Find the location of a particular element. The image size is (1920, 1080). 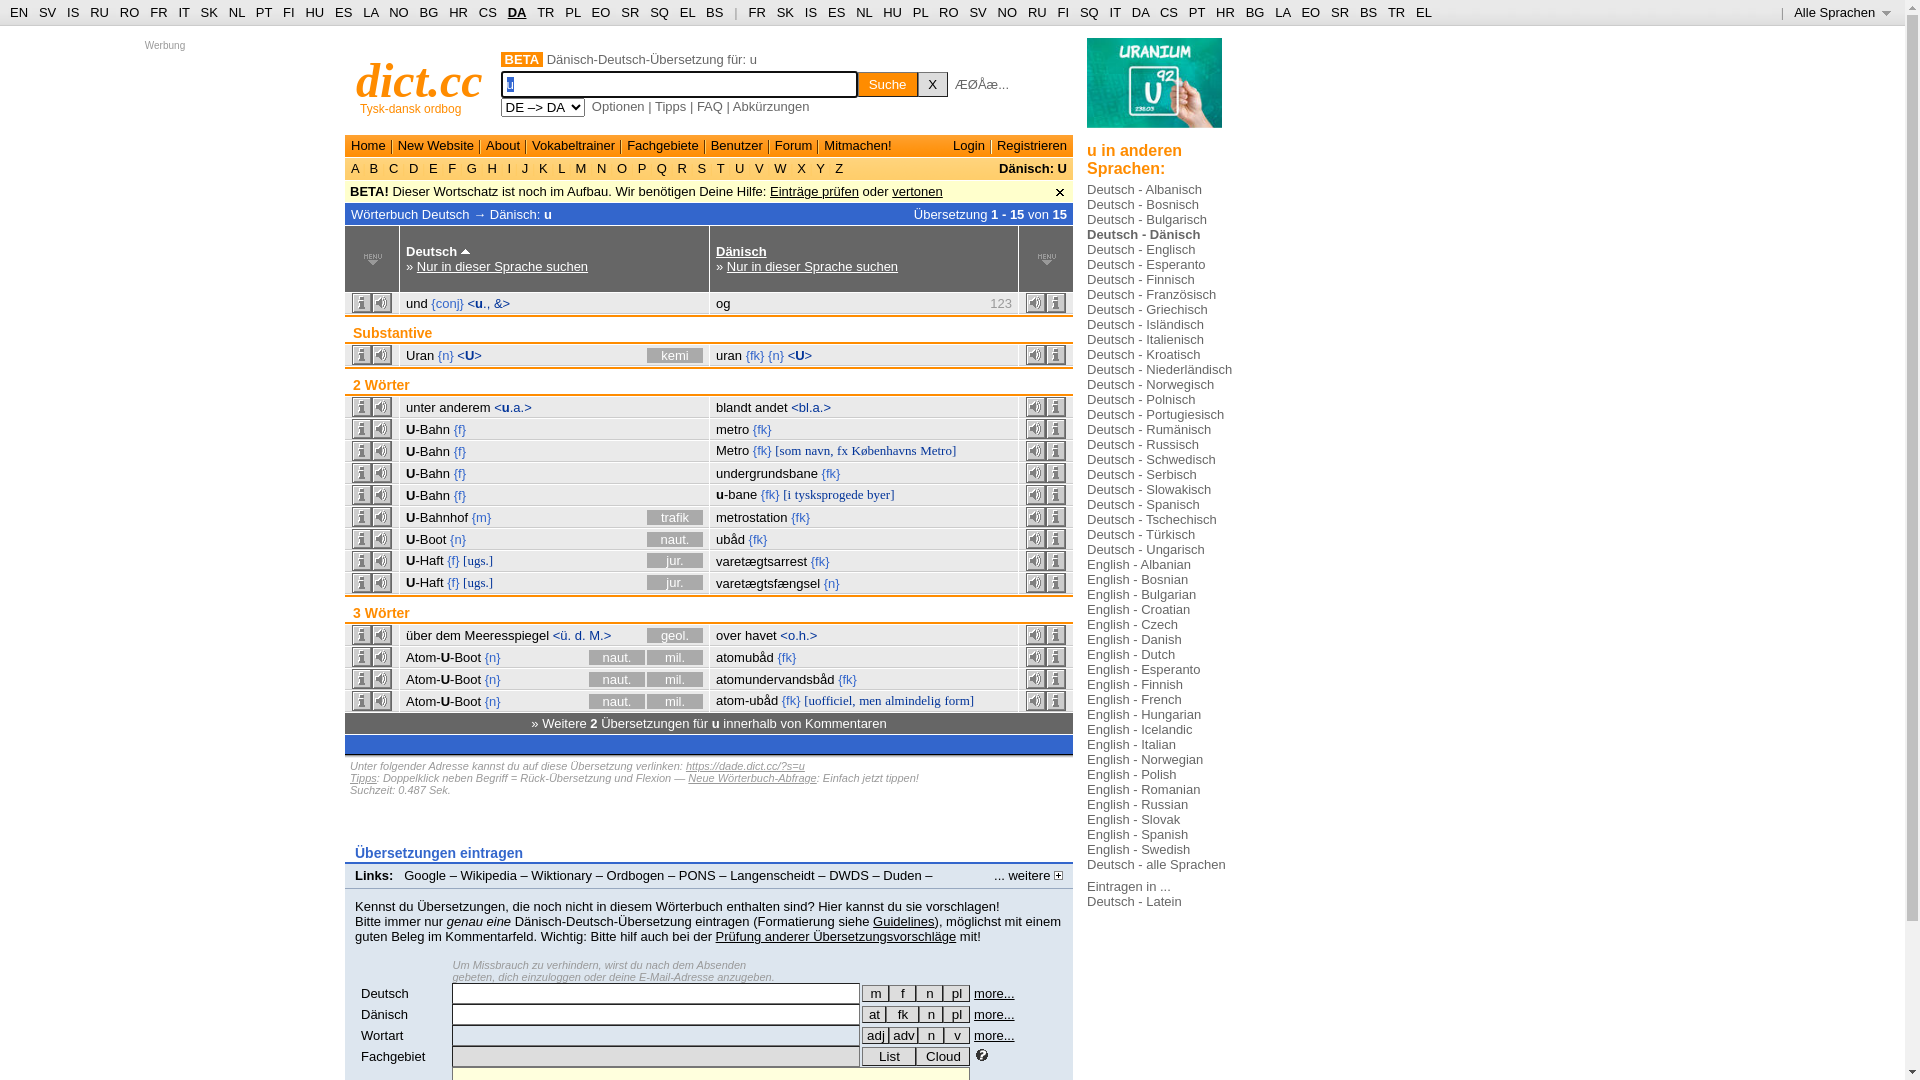

'Wikipedia' is located at coordinates (489, 874).